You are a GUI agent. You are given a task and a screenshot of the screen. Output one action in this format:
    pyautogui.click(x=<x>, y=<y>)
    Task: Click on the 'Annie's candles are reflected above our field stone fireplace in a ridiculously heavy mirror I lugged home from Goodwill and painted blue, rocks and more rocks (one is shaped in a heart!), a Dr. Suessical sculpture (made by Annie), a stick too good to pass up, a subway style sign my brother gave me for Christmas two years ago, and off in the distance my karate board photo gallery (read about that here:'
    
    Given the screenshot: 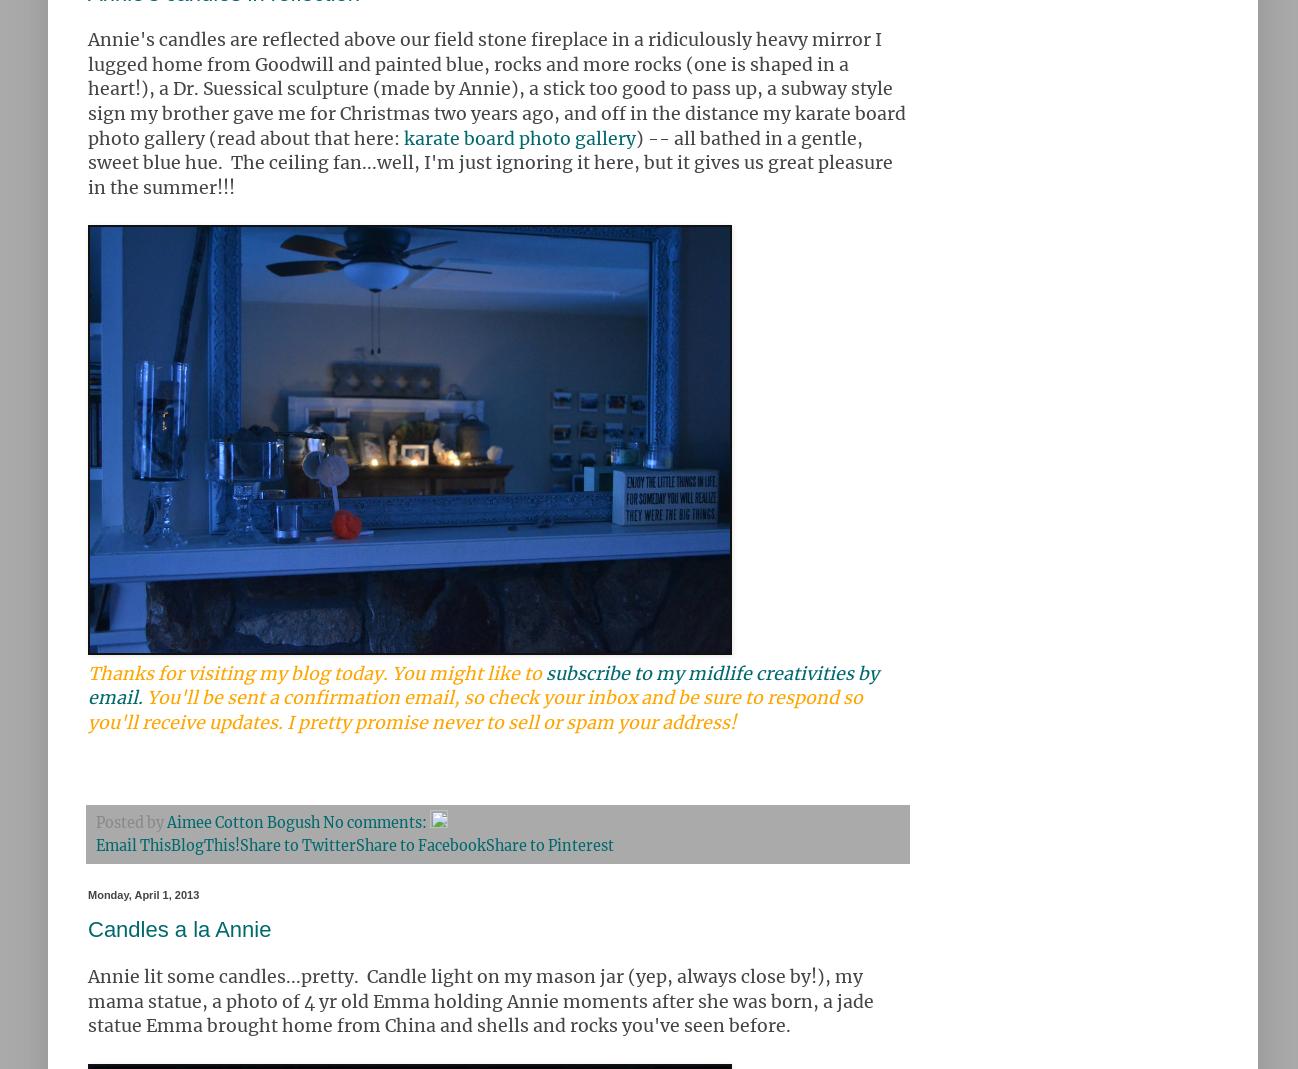 What is the action you would take?
    pyautogui.click(x=497, y=88)
    